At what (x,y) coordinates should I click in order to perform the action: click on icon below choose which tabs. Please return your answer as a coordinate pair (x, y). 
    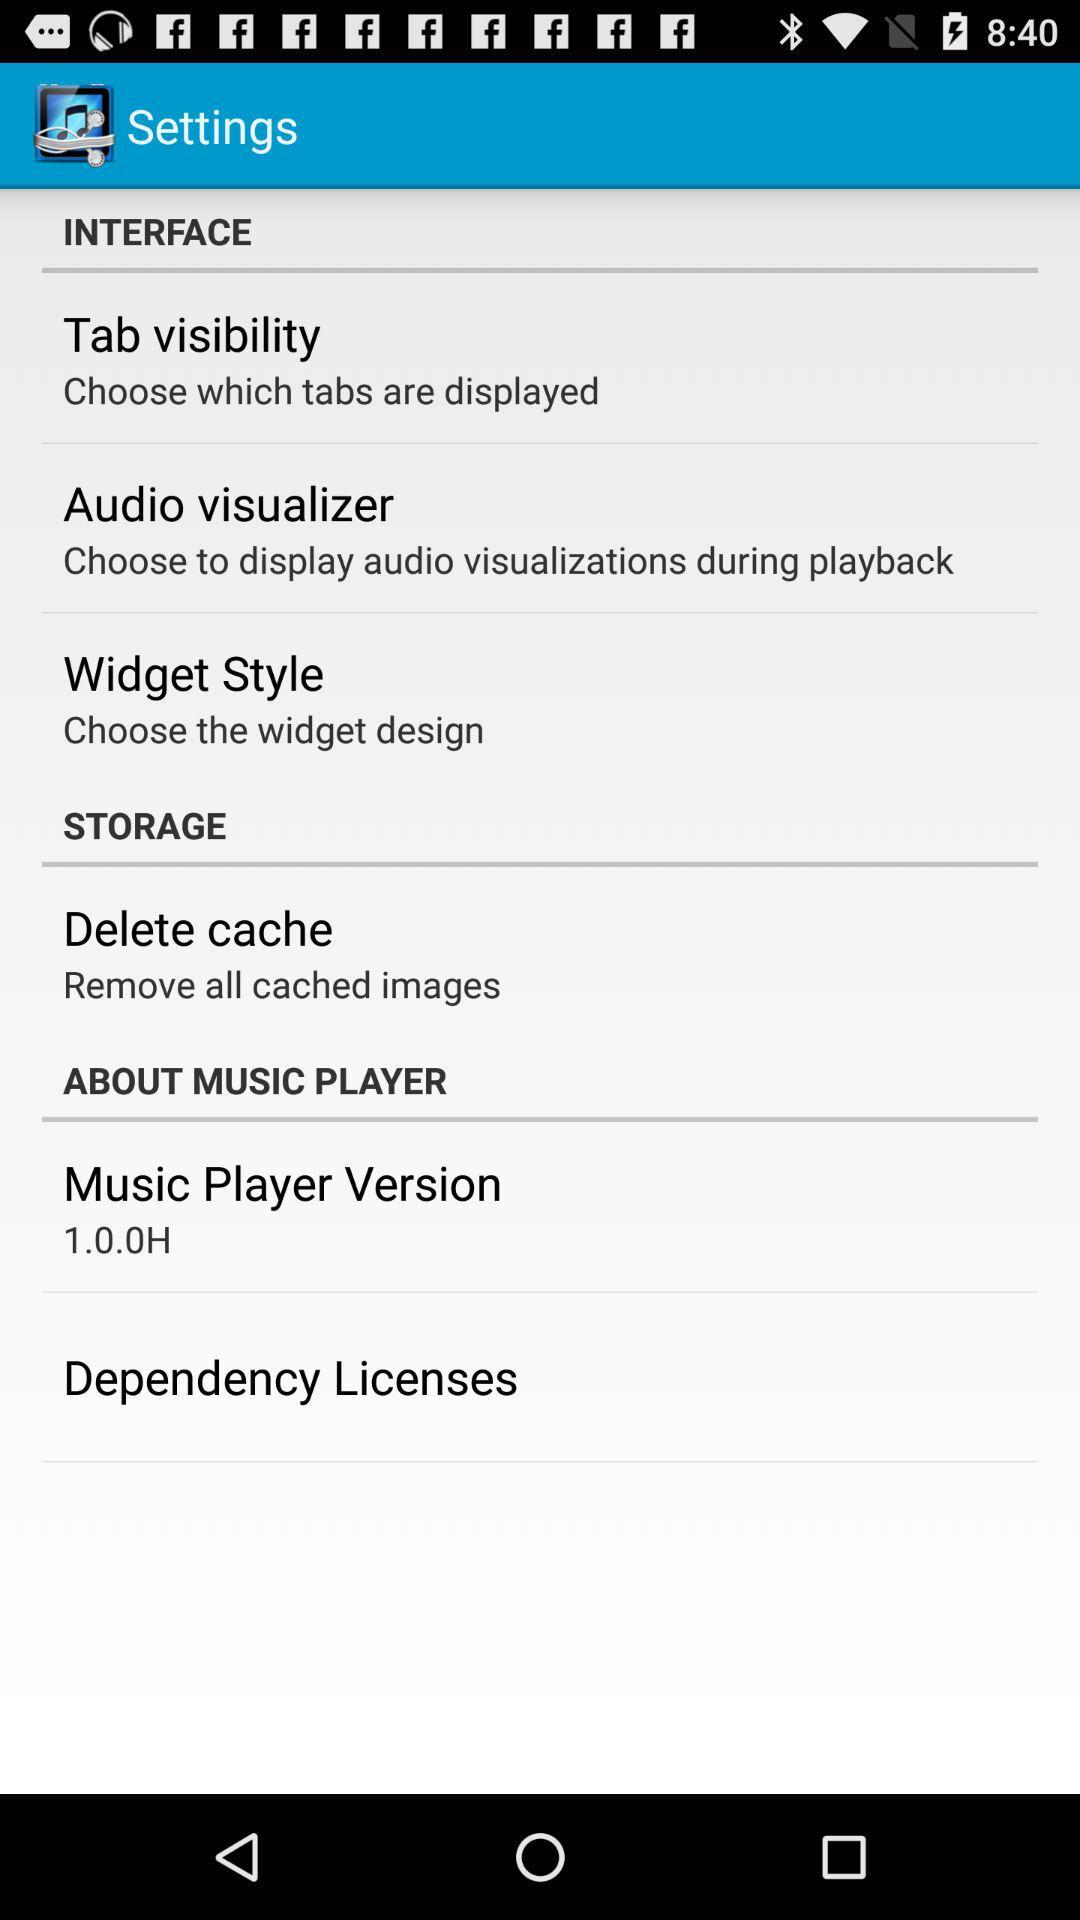
    Looking at the image, I should click on (227, 502).